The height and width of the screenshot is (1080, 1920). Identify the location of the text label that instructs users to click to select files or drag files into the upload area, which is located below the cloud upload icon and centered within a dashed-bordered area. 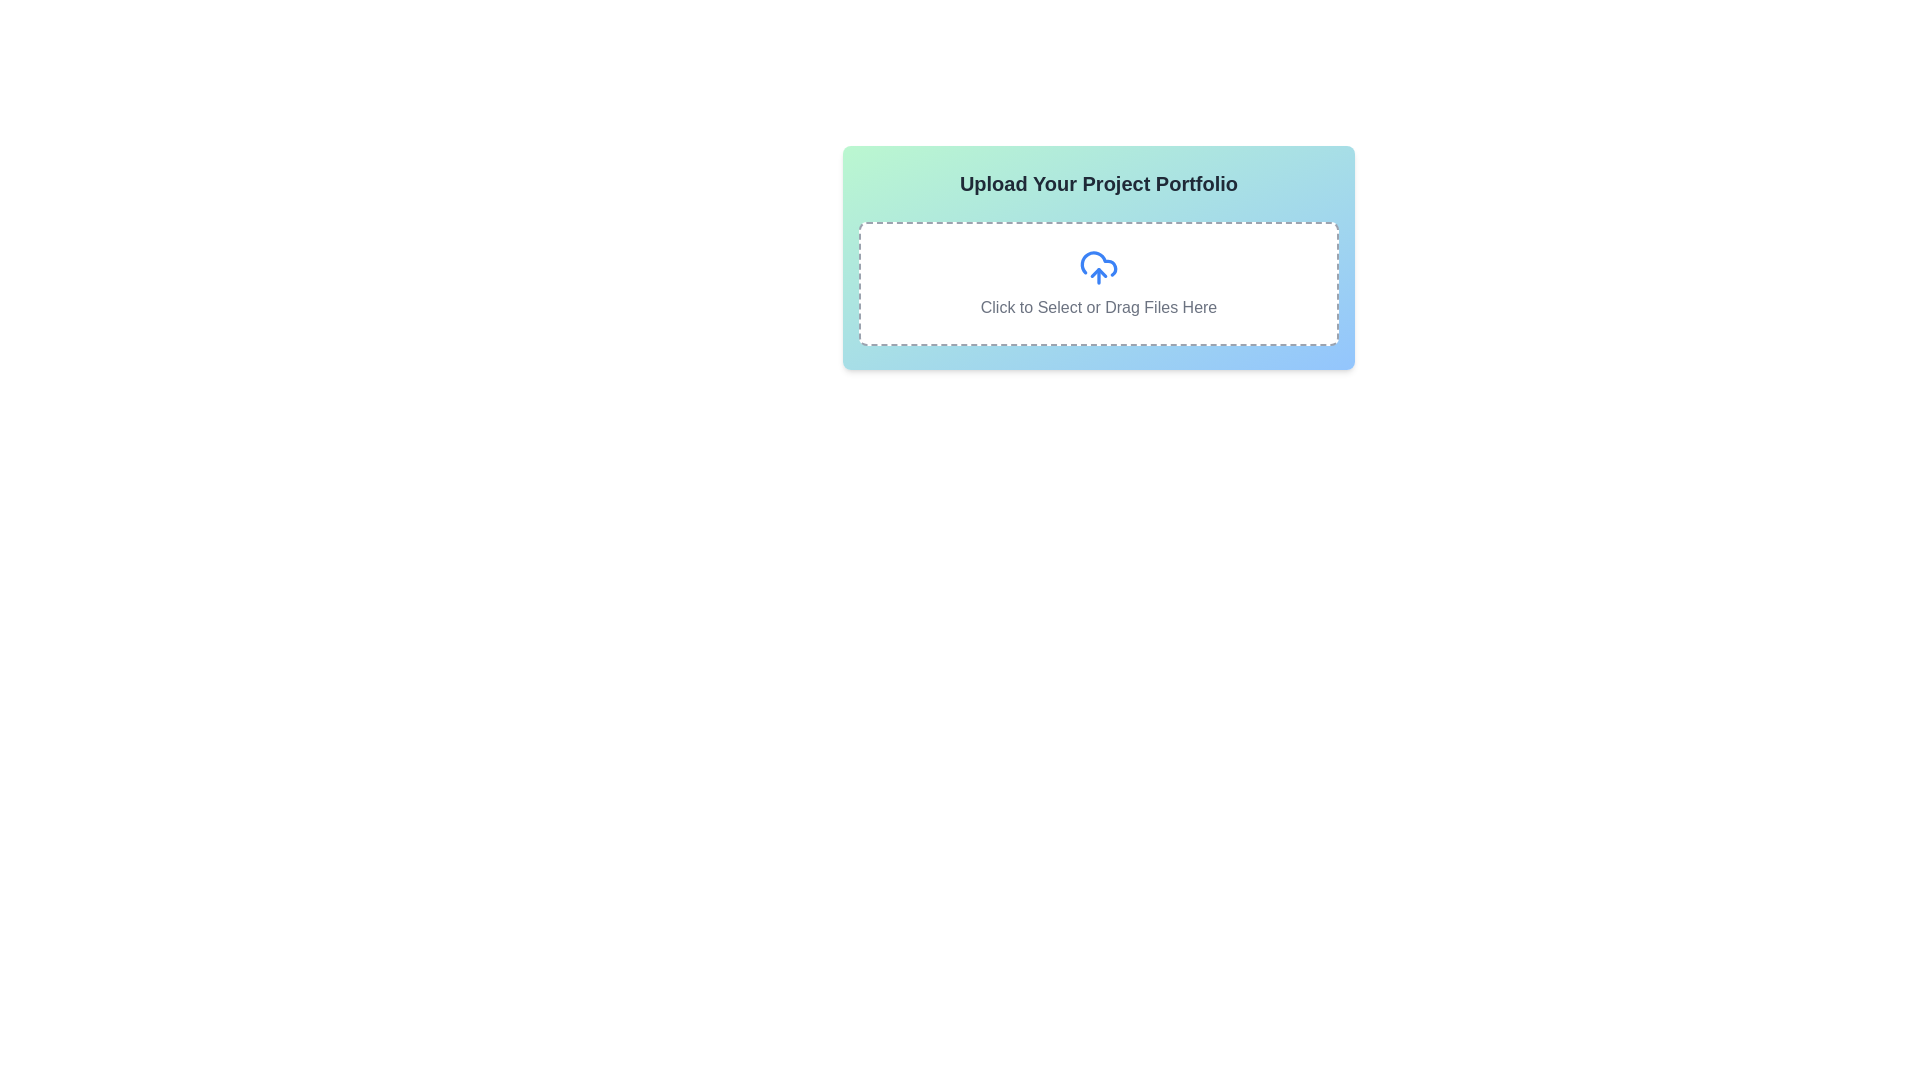
(1098, 307).